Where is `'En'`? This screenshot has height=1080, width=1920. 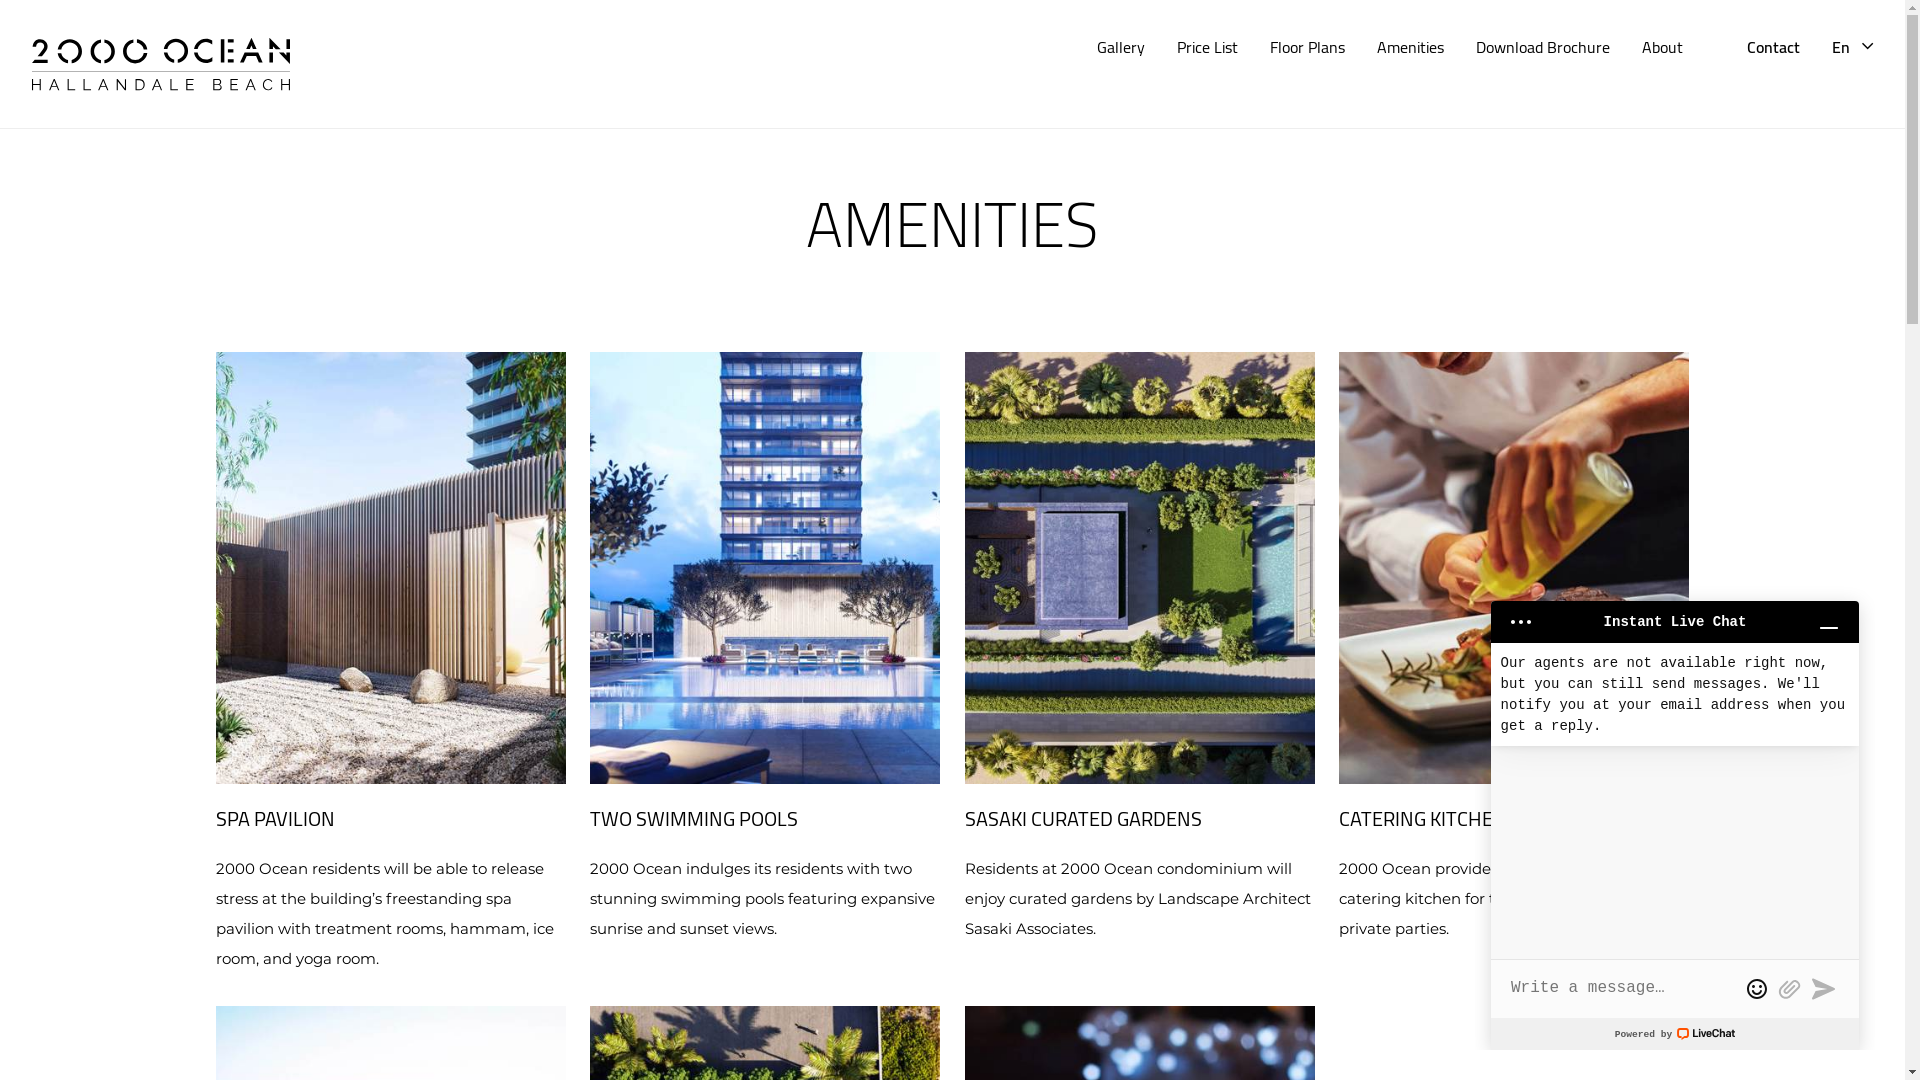 'En' is located at coordinates (1832, 45).